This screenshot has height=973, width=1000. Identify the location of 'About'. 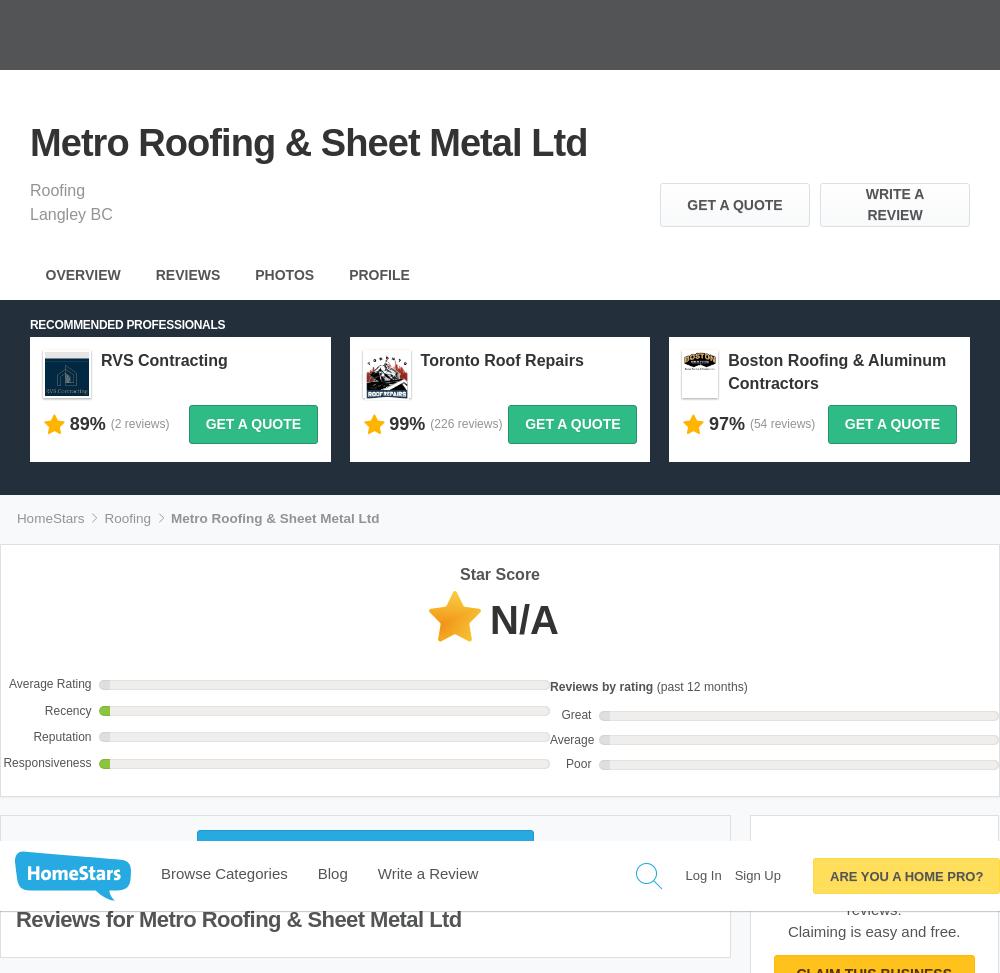
(521, 789).